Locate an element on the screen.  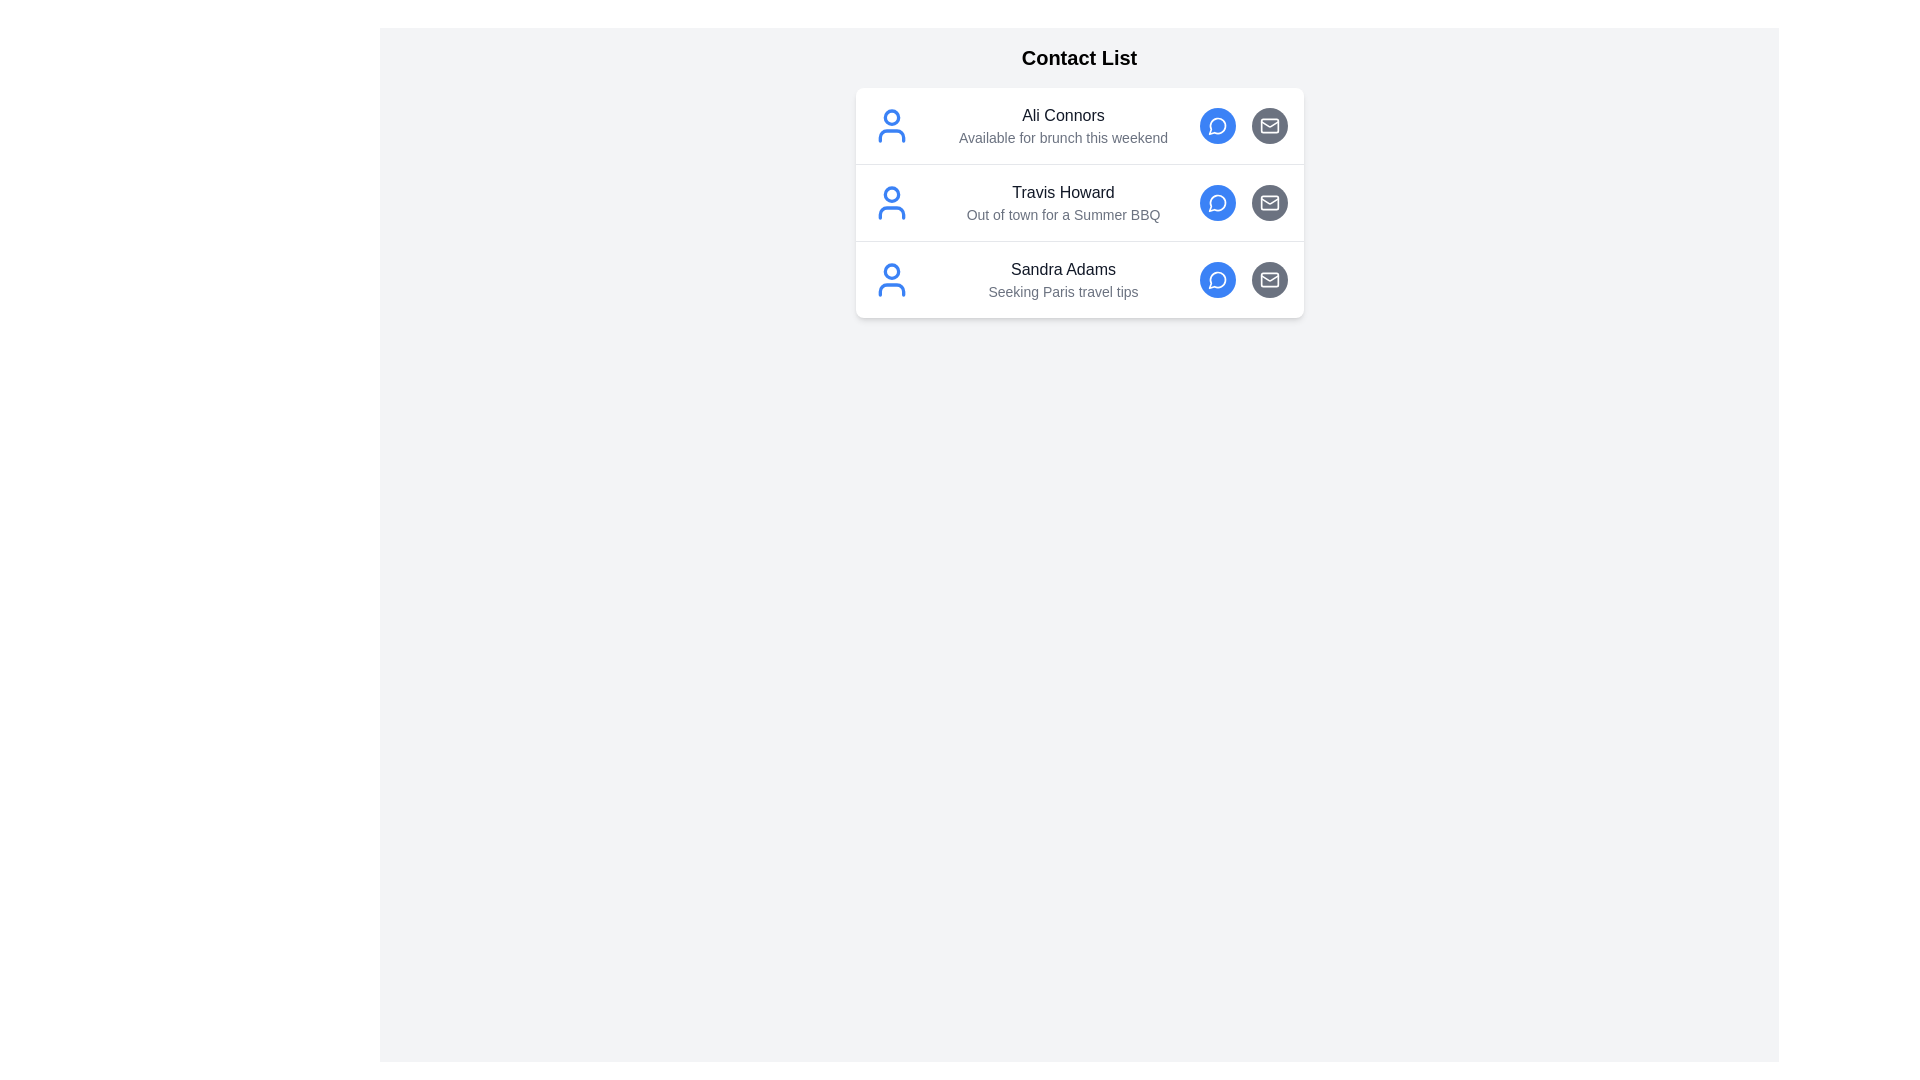
the contact entry list item that is positioned below 'Ali Connors' and above 'Sandra Adams' in the vertical list is located at coordinates (1078, 202).